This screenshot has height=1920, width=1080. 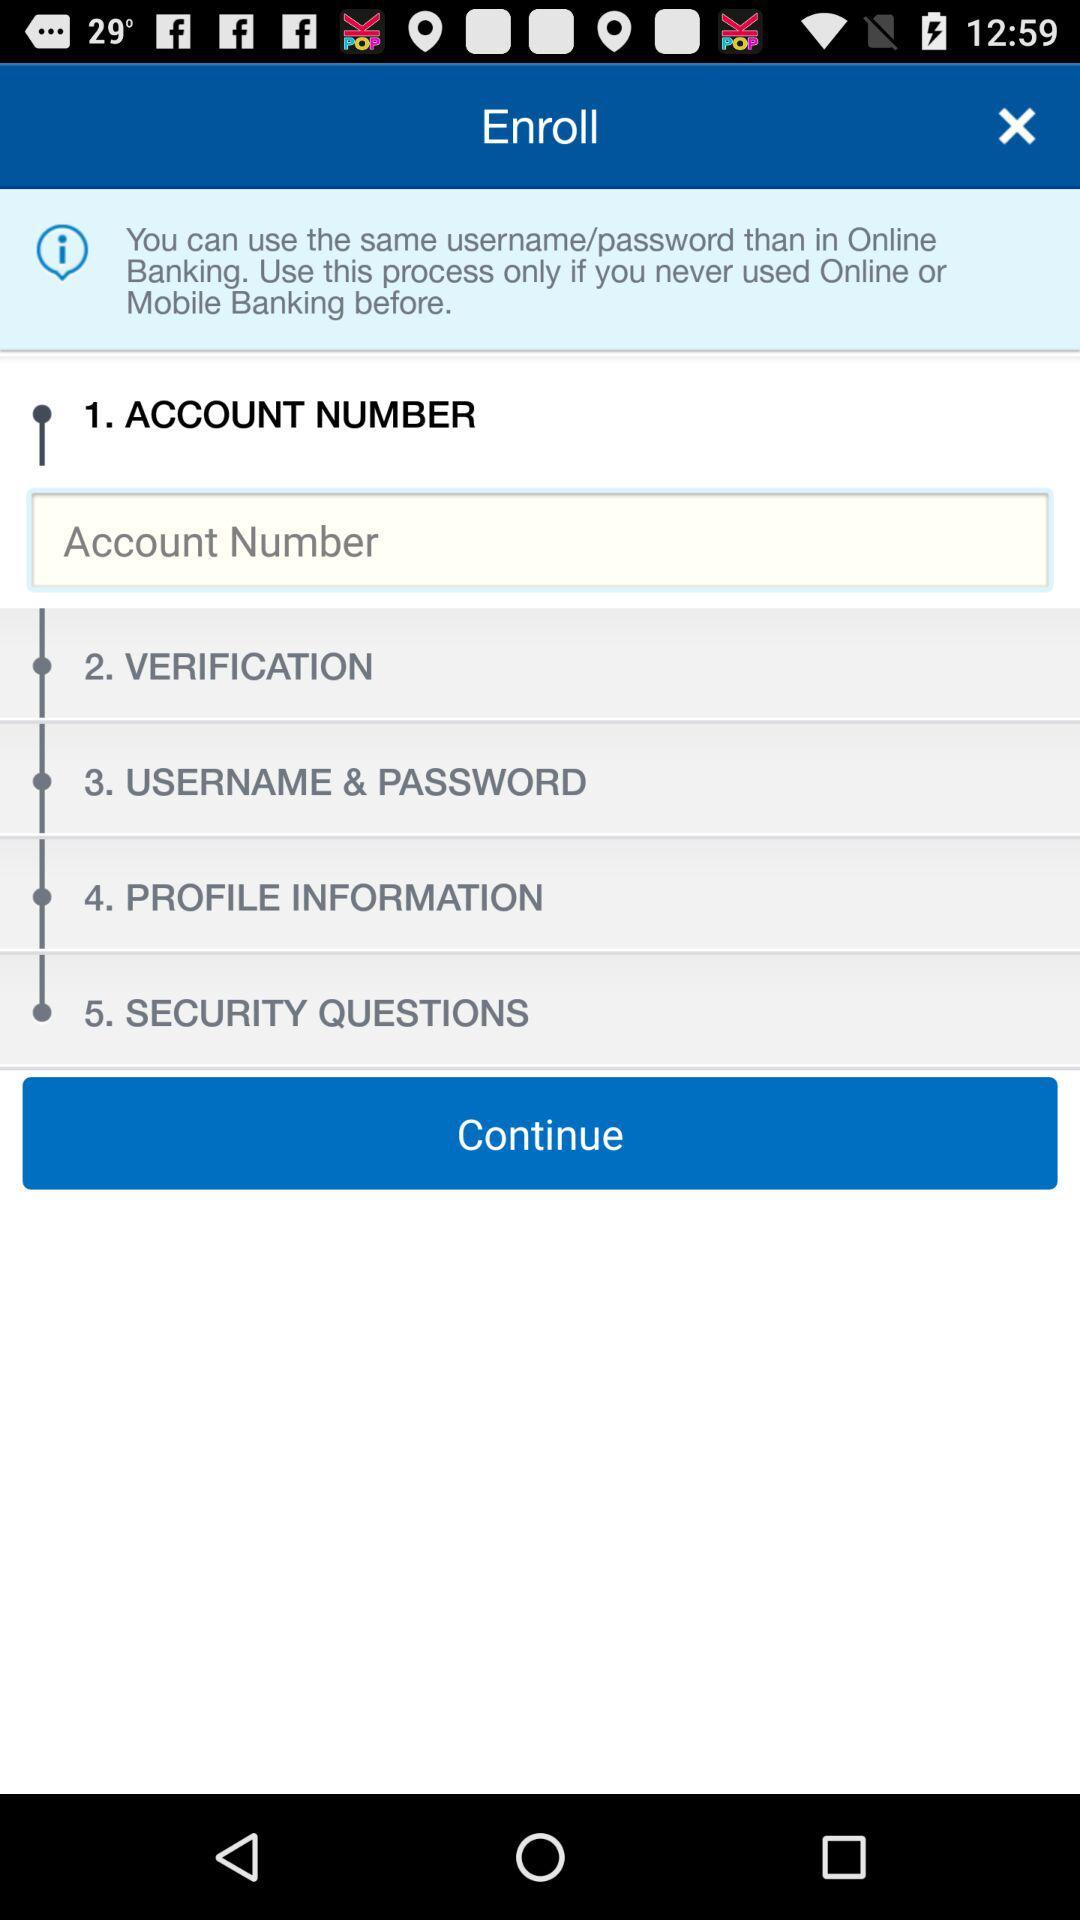 I want to click on page, so click(x=1017, y=124).